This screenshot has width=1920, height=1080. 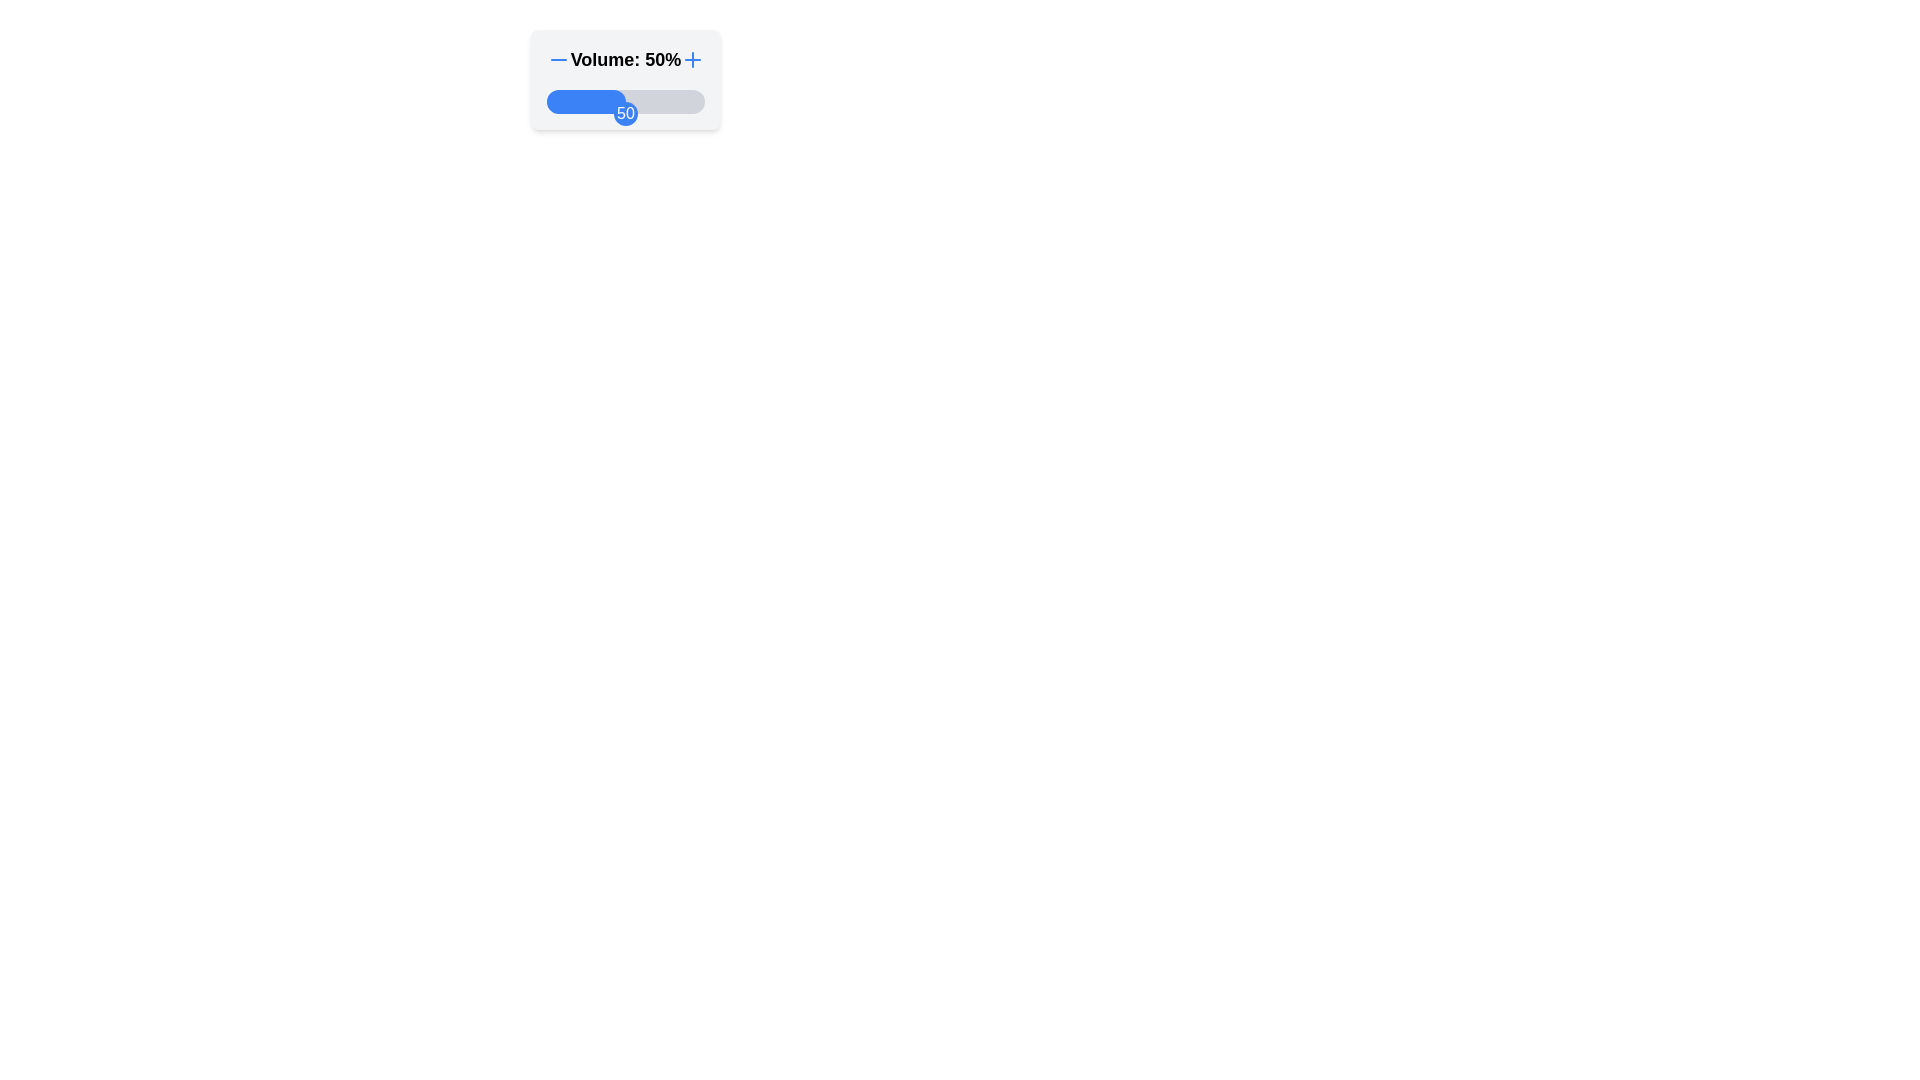 I want to click on the slider marked 'Volume: 50%', so click(x=624, y=79).